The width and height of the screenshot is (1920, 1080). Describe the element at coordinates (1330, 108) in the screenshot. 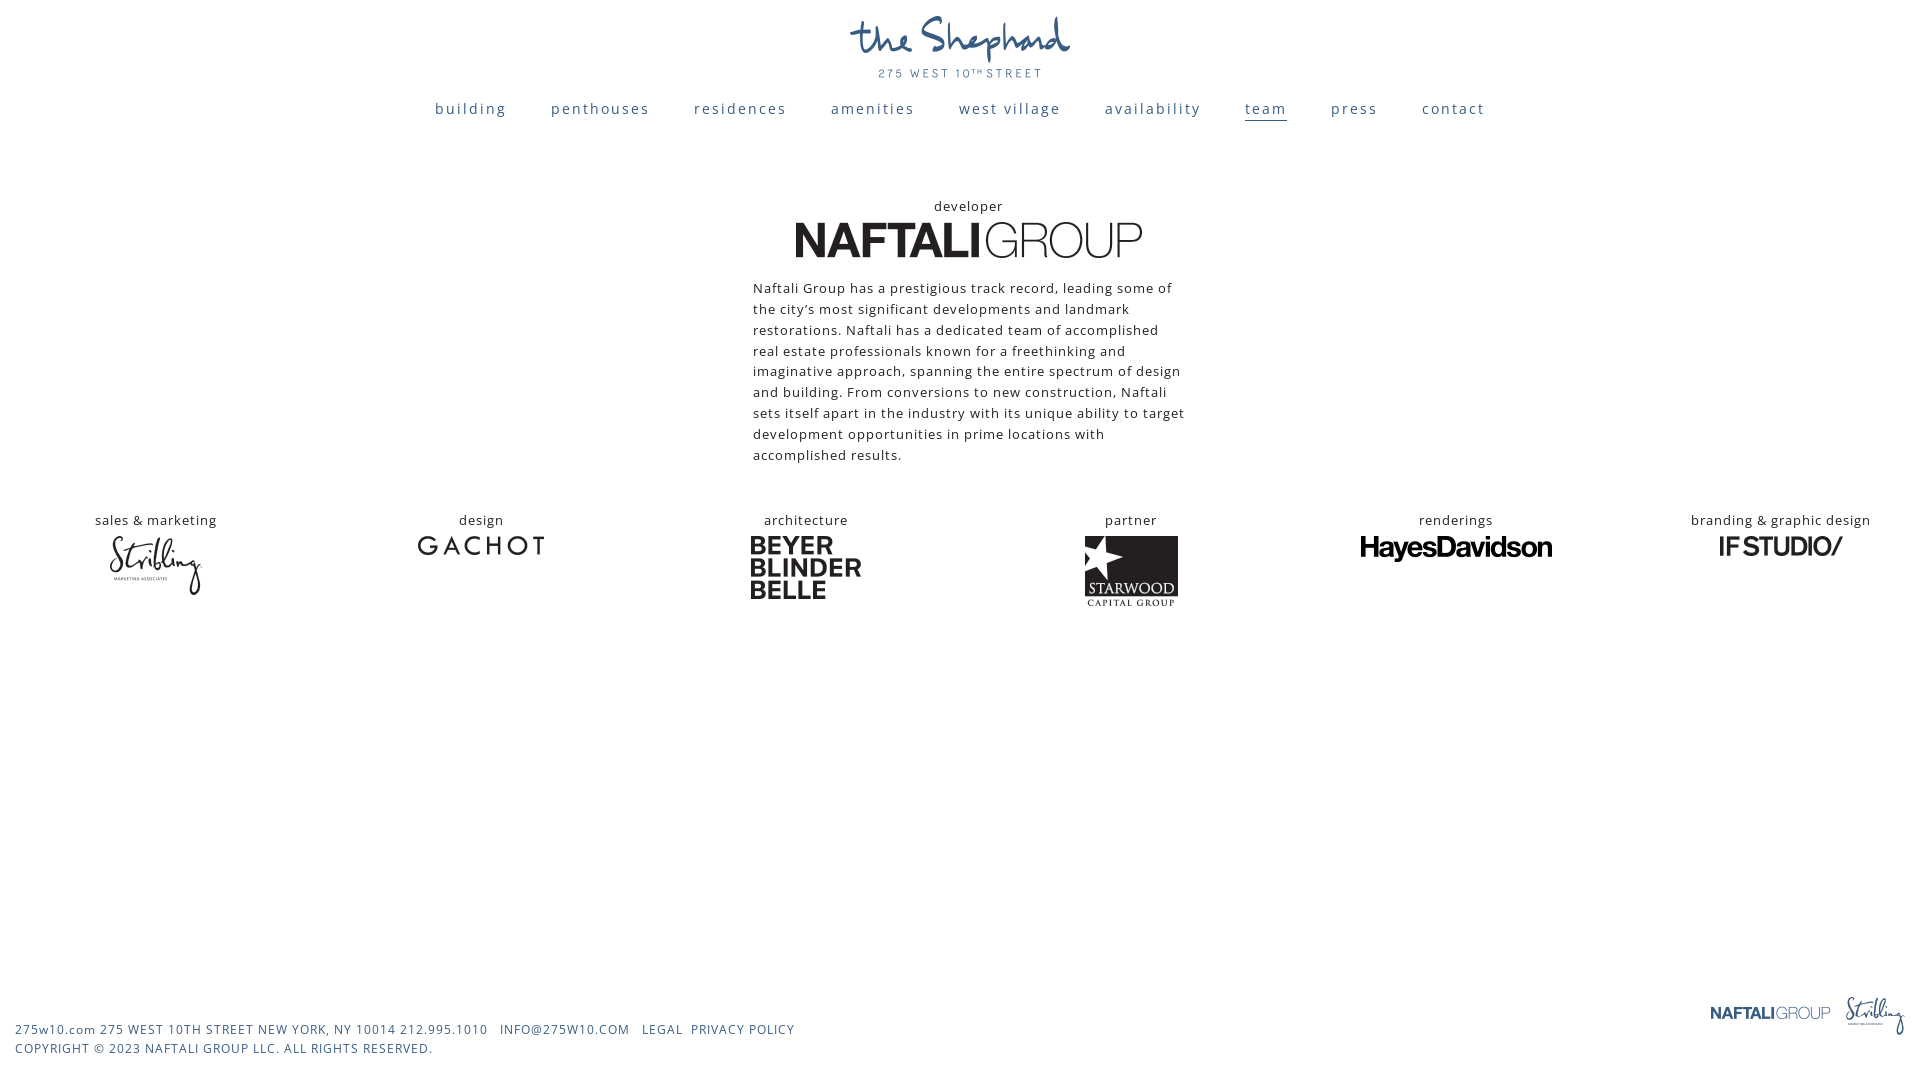

I see `'press'` at that location.